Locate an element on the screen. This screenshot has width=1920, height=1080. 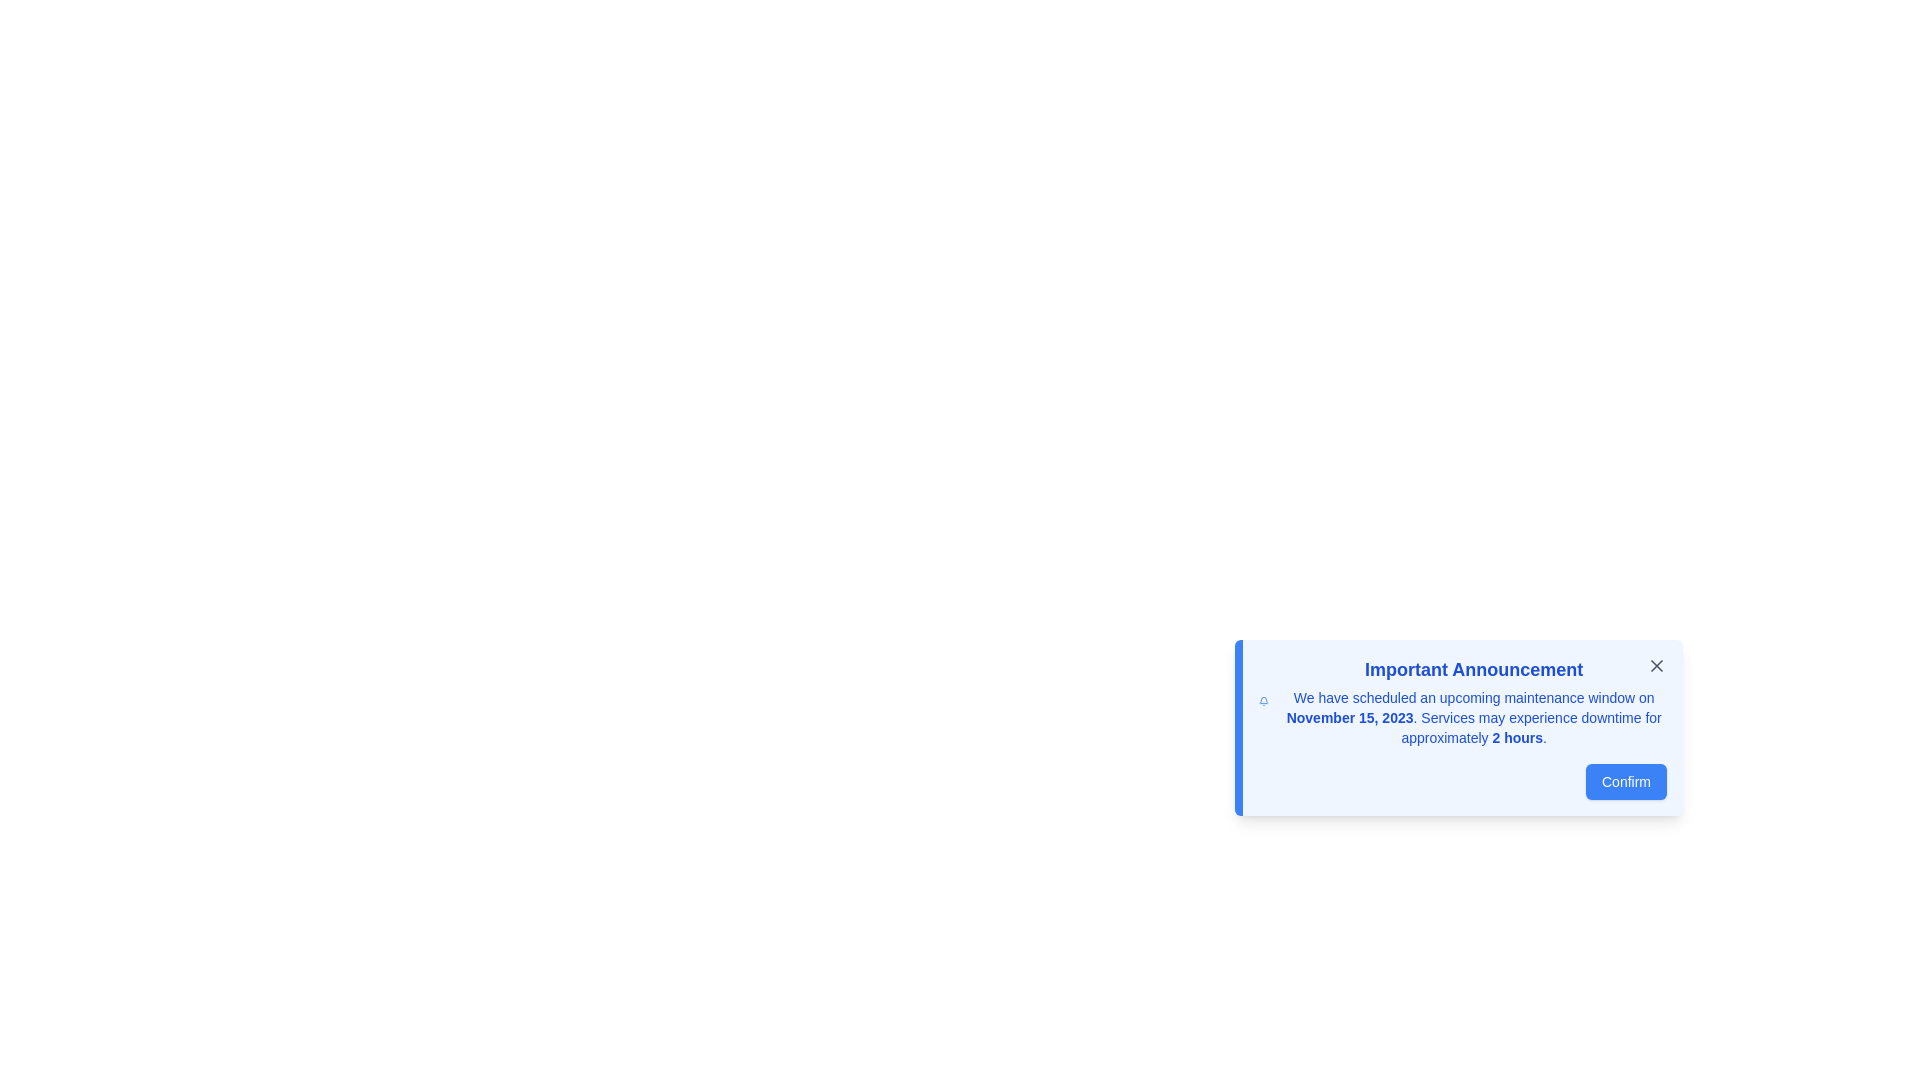
the confirmation button located at the bottom-right corner of the popup card to activate hover effects is located at coordinates (1626, 781).